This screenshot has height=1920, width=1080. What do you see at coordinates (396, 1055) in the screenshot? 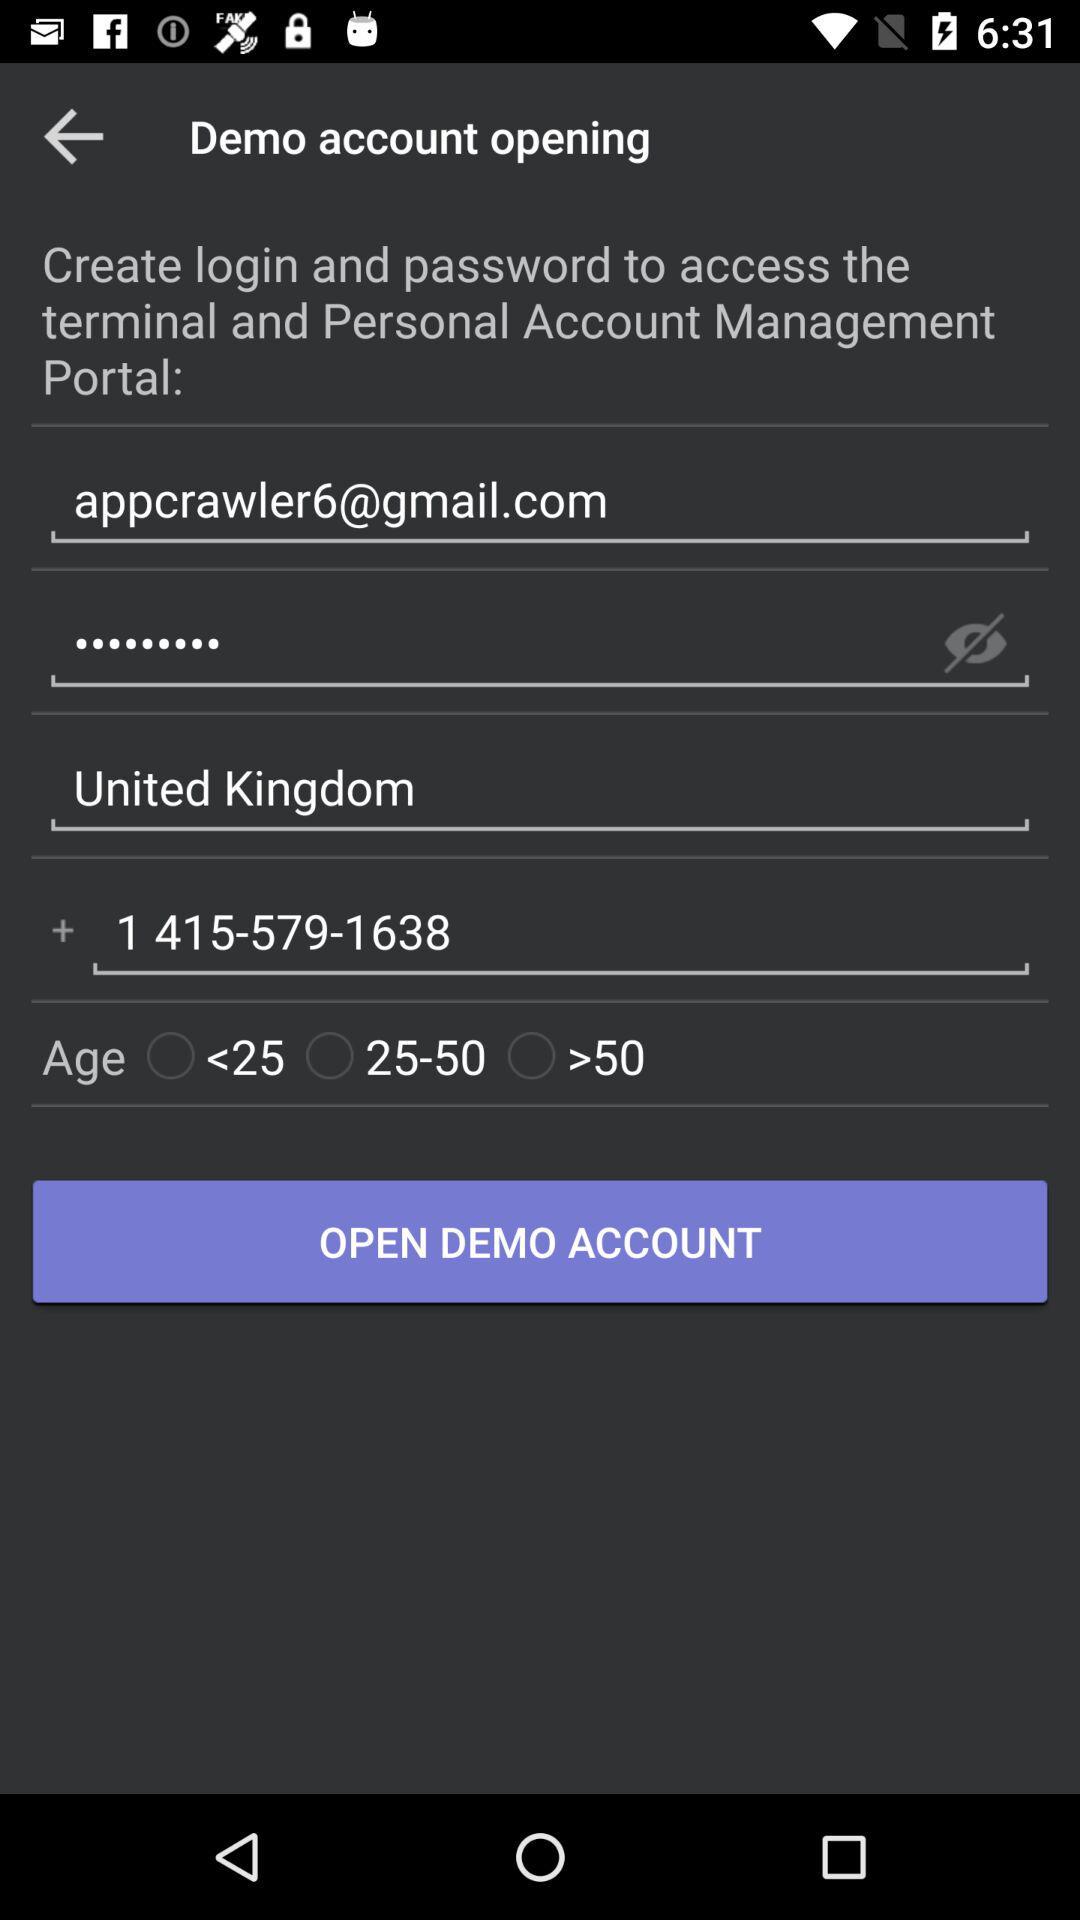
I see `item to the left of the >50` at bounding box center [396, 1055].